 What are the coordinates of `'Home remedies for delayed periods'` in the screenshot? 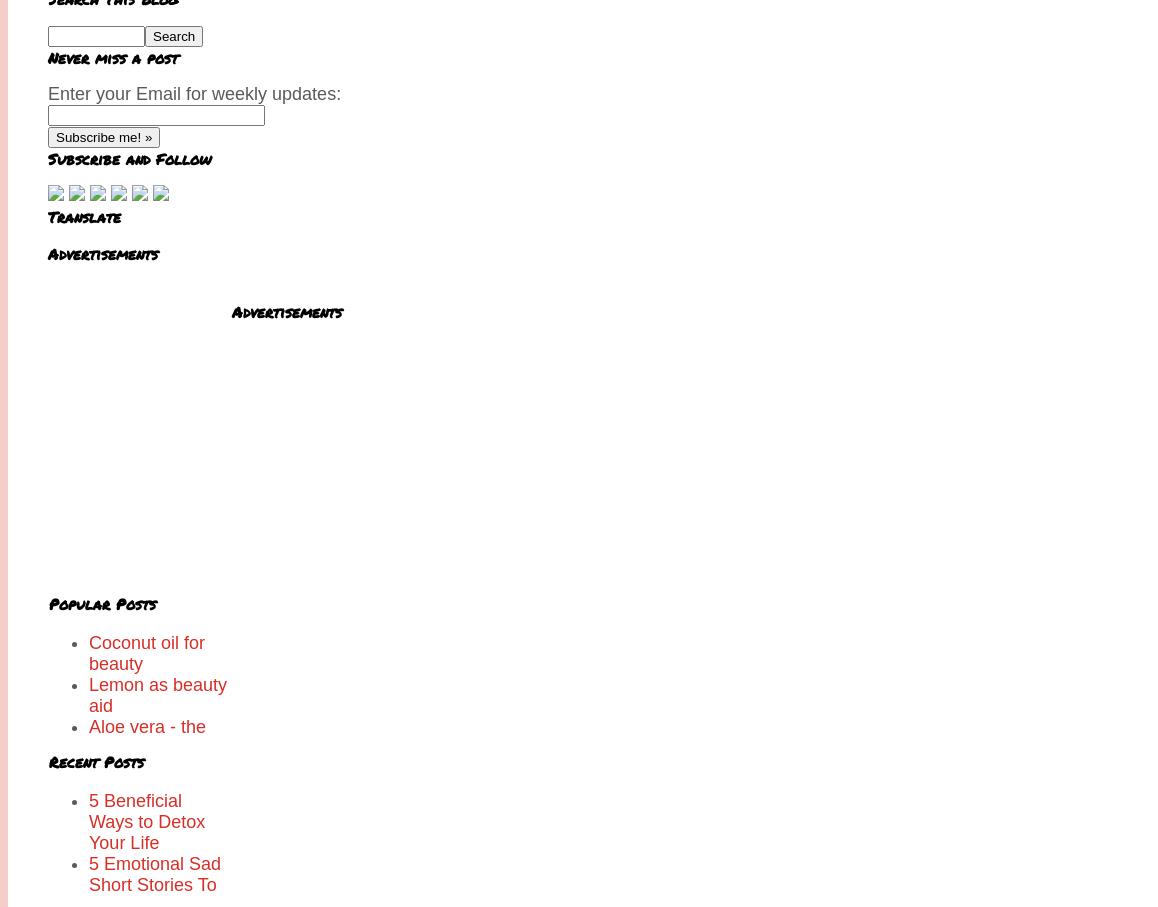 It's located at (89, 852).